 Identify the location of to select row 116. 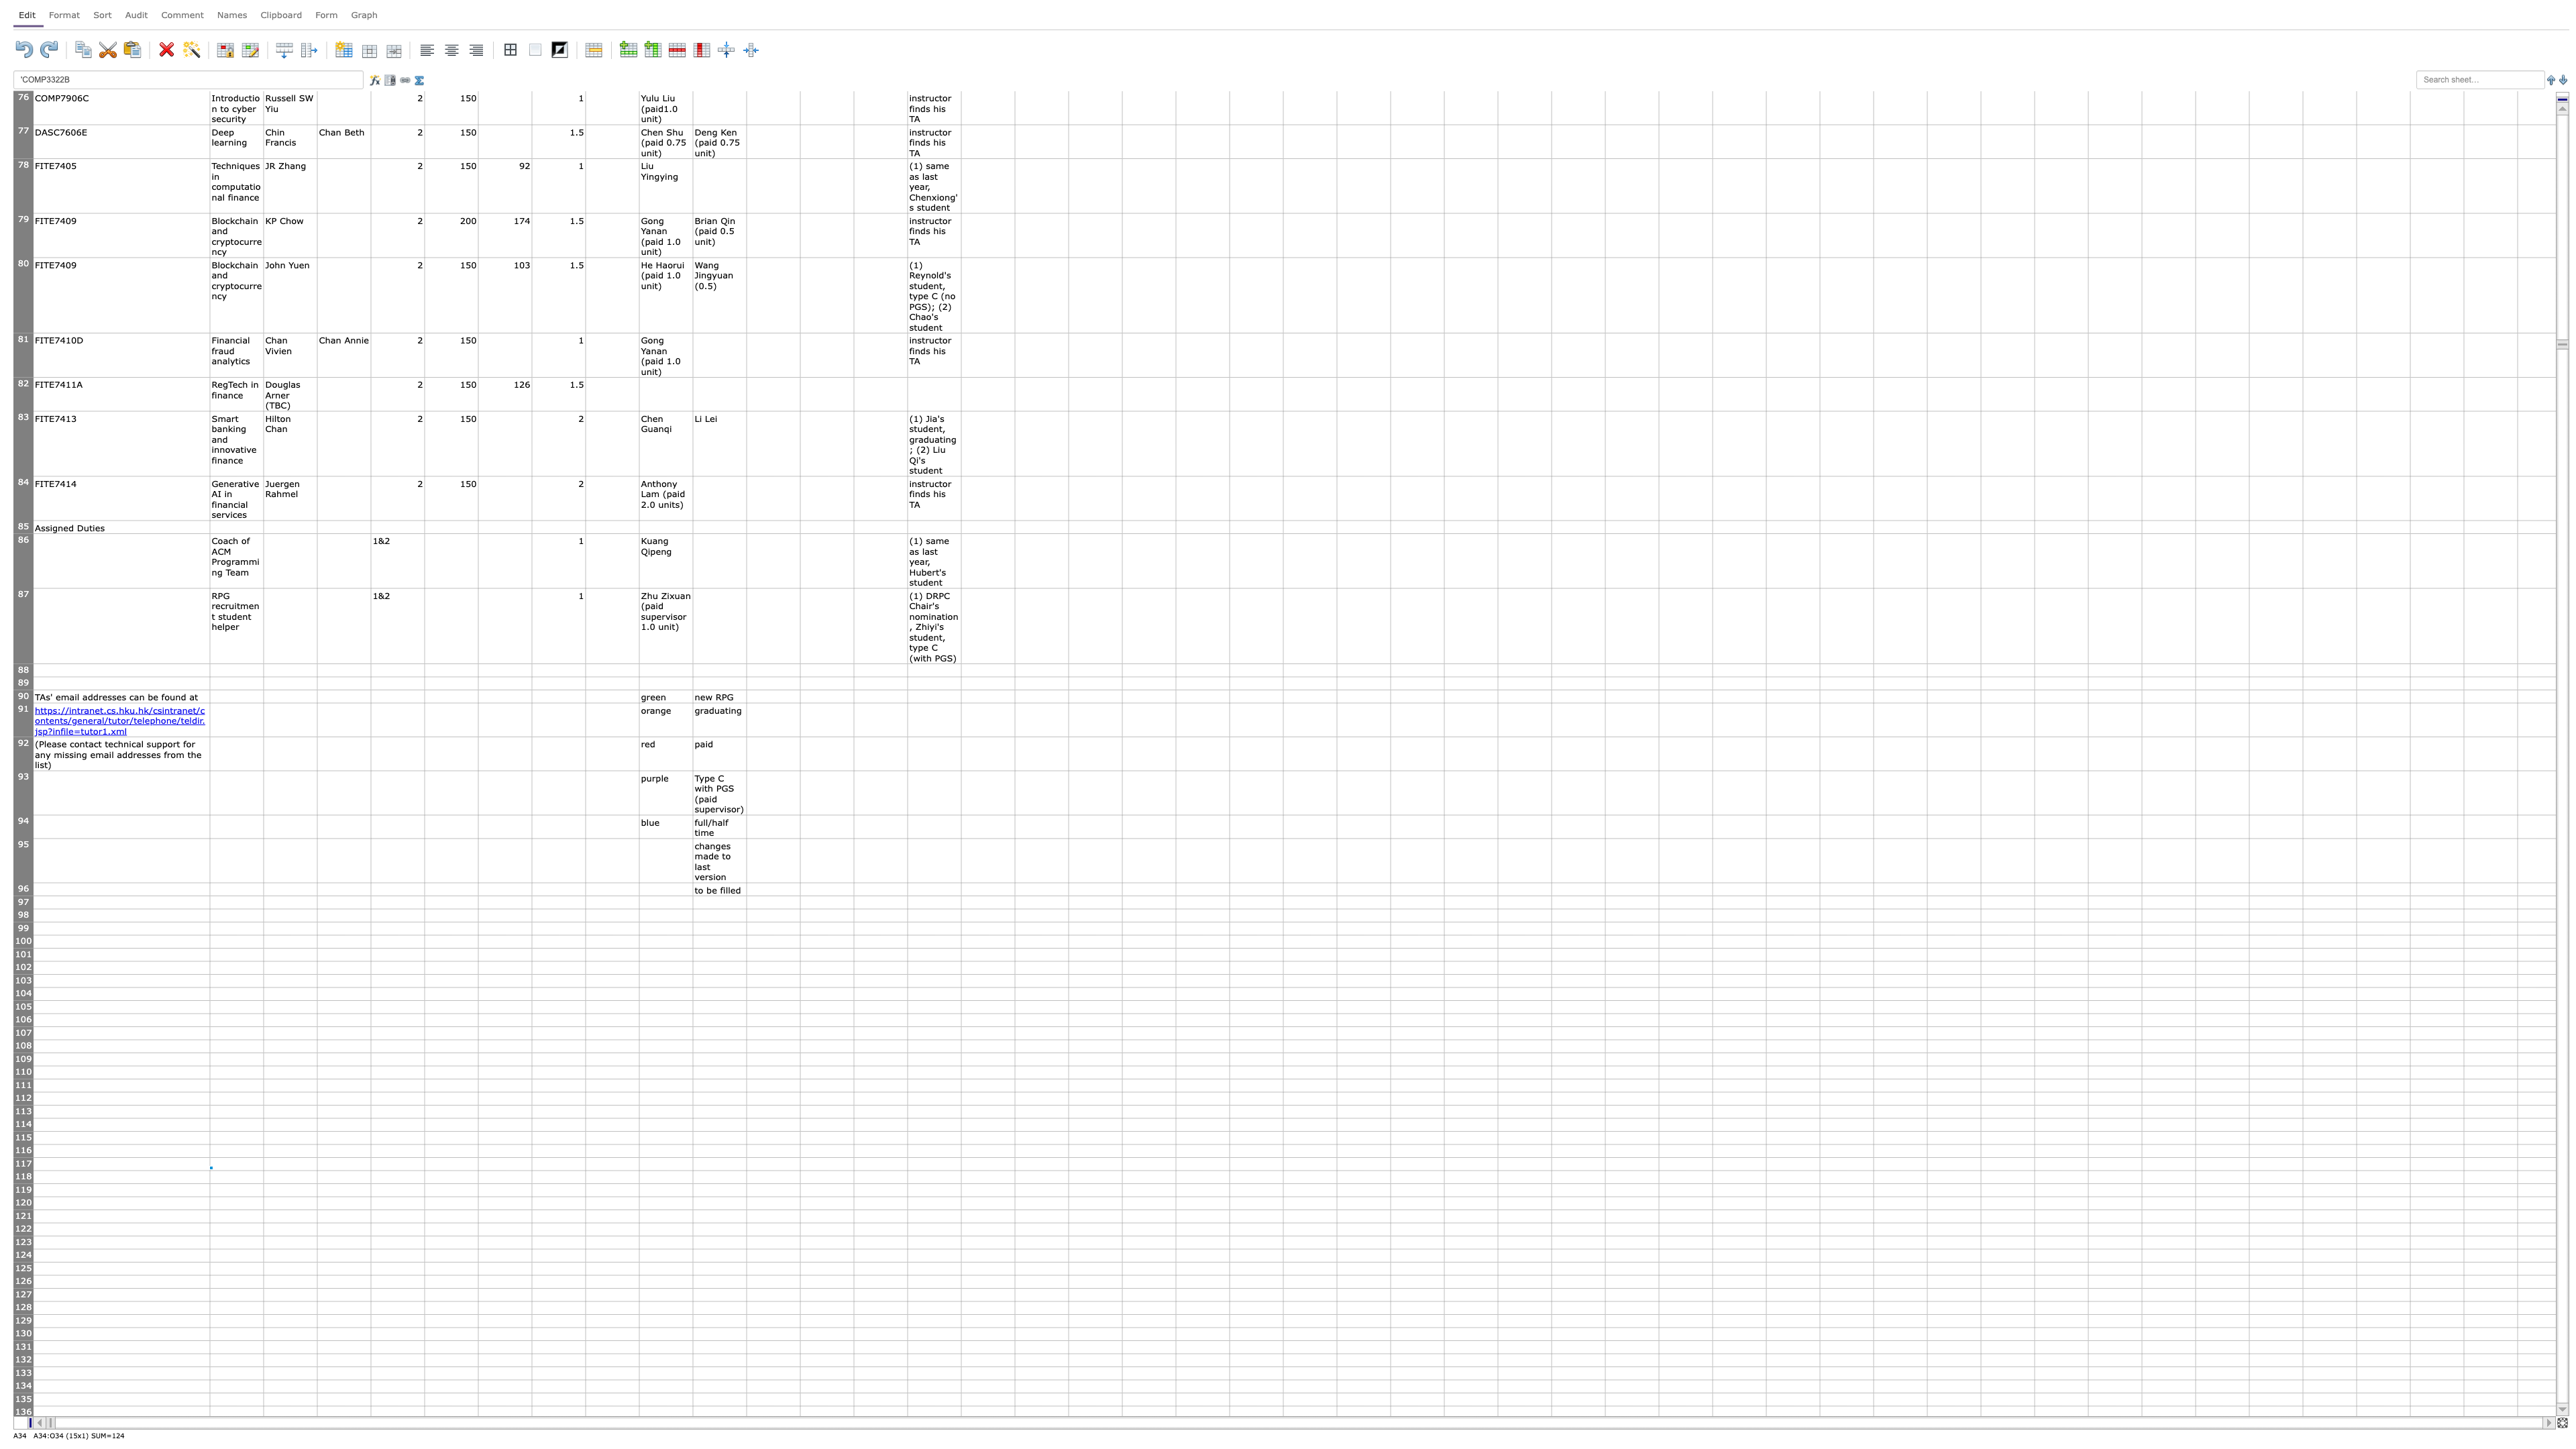
(23, 1149).